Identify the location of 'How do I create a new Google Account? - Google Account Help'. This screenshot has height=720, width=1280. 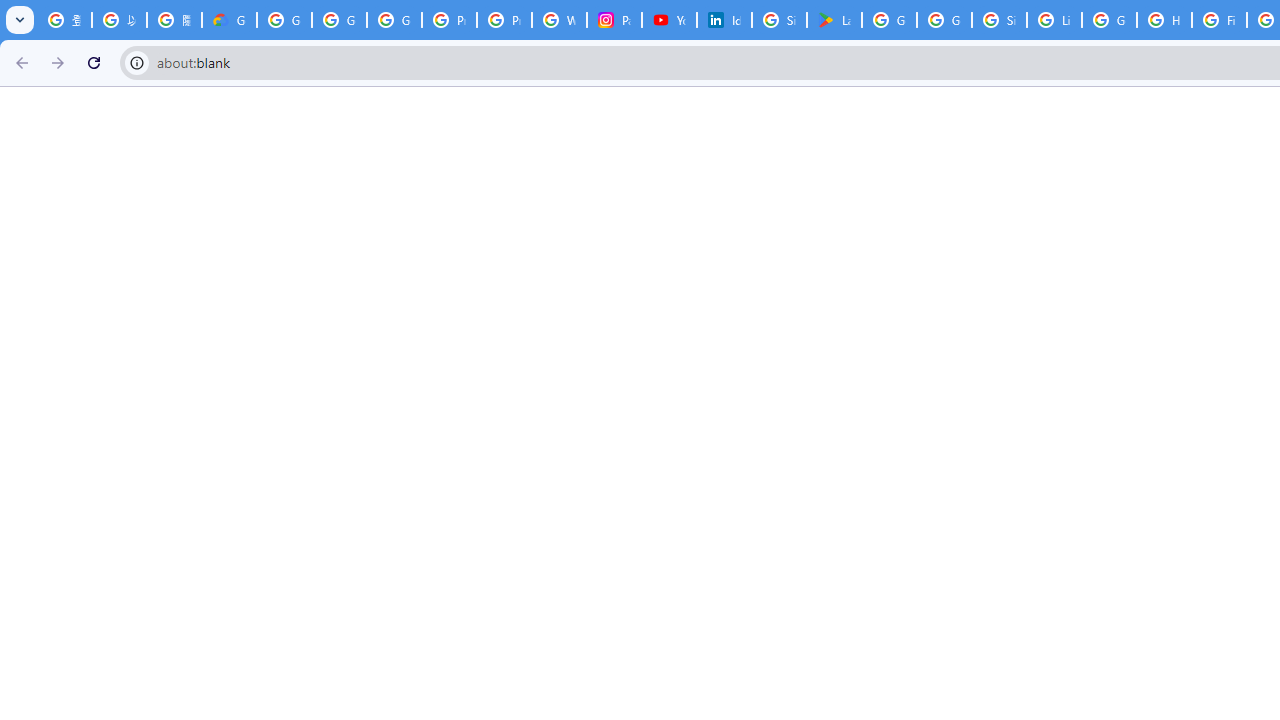
(1164, 20).